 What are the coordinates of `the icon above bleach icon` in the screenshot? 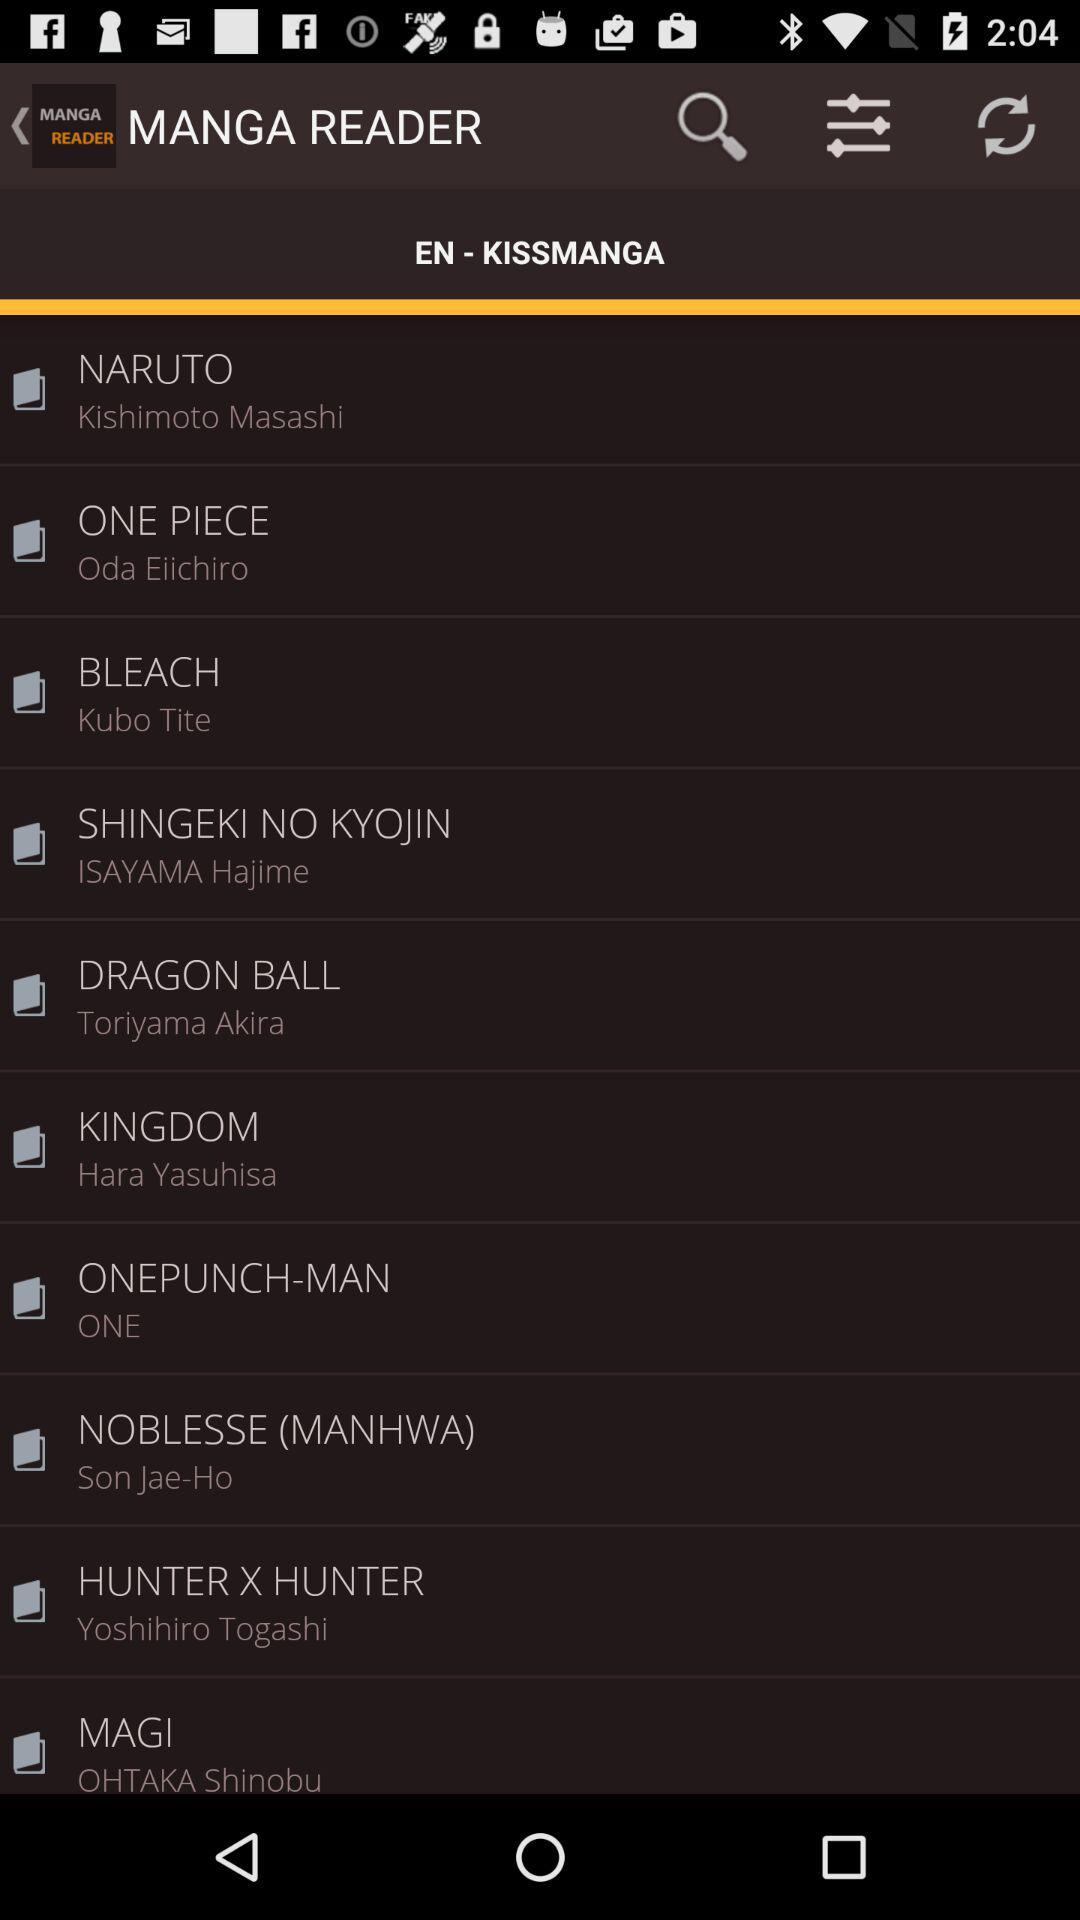 It's located at (571, 579).